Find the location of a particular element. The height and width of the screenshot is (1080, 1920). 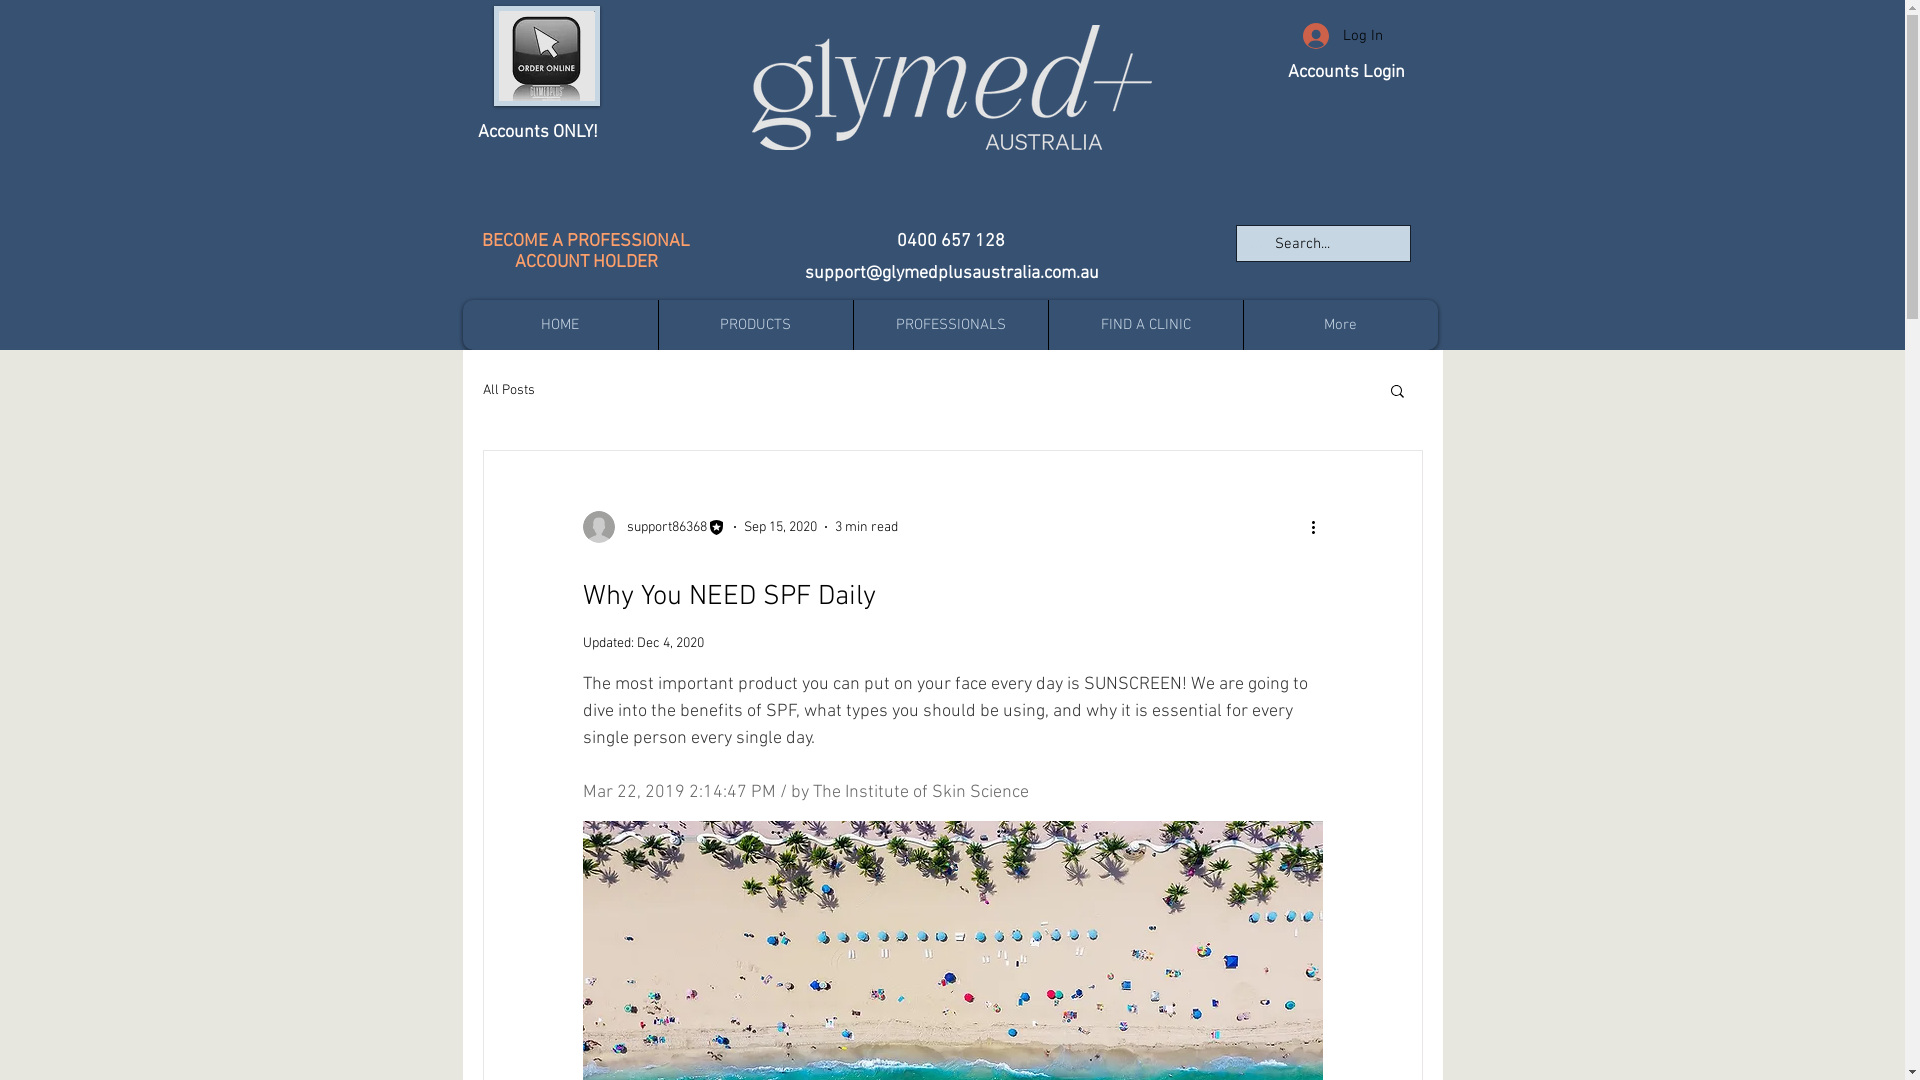

'FIND A CLINIC' is located at coordinates (1145, 323).